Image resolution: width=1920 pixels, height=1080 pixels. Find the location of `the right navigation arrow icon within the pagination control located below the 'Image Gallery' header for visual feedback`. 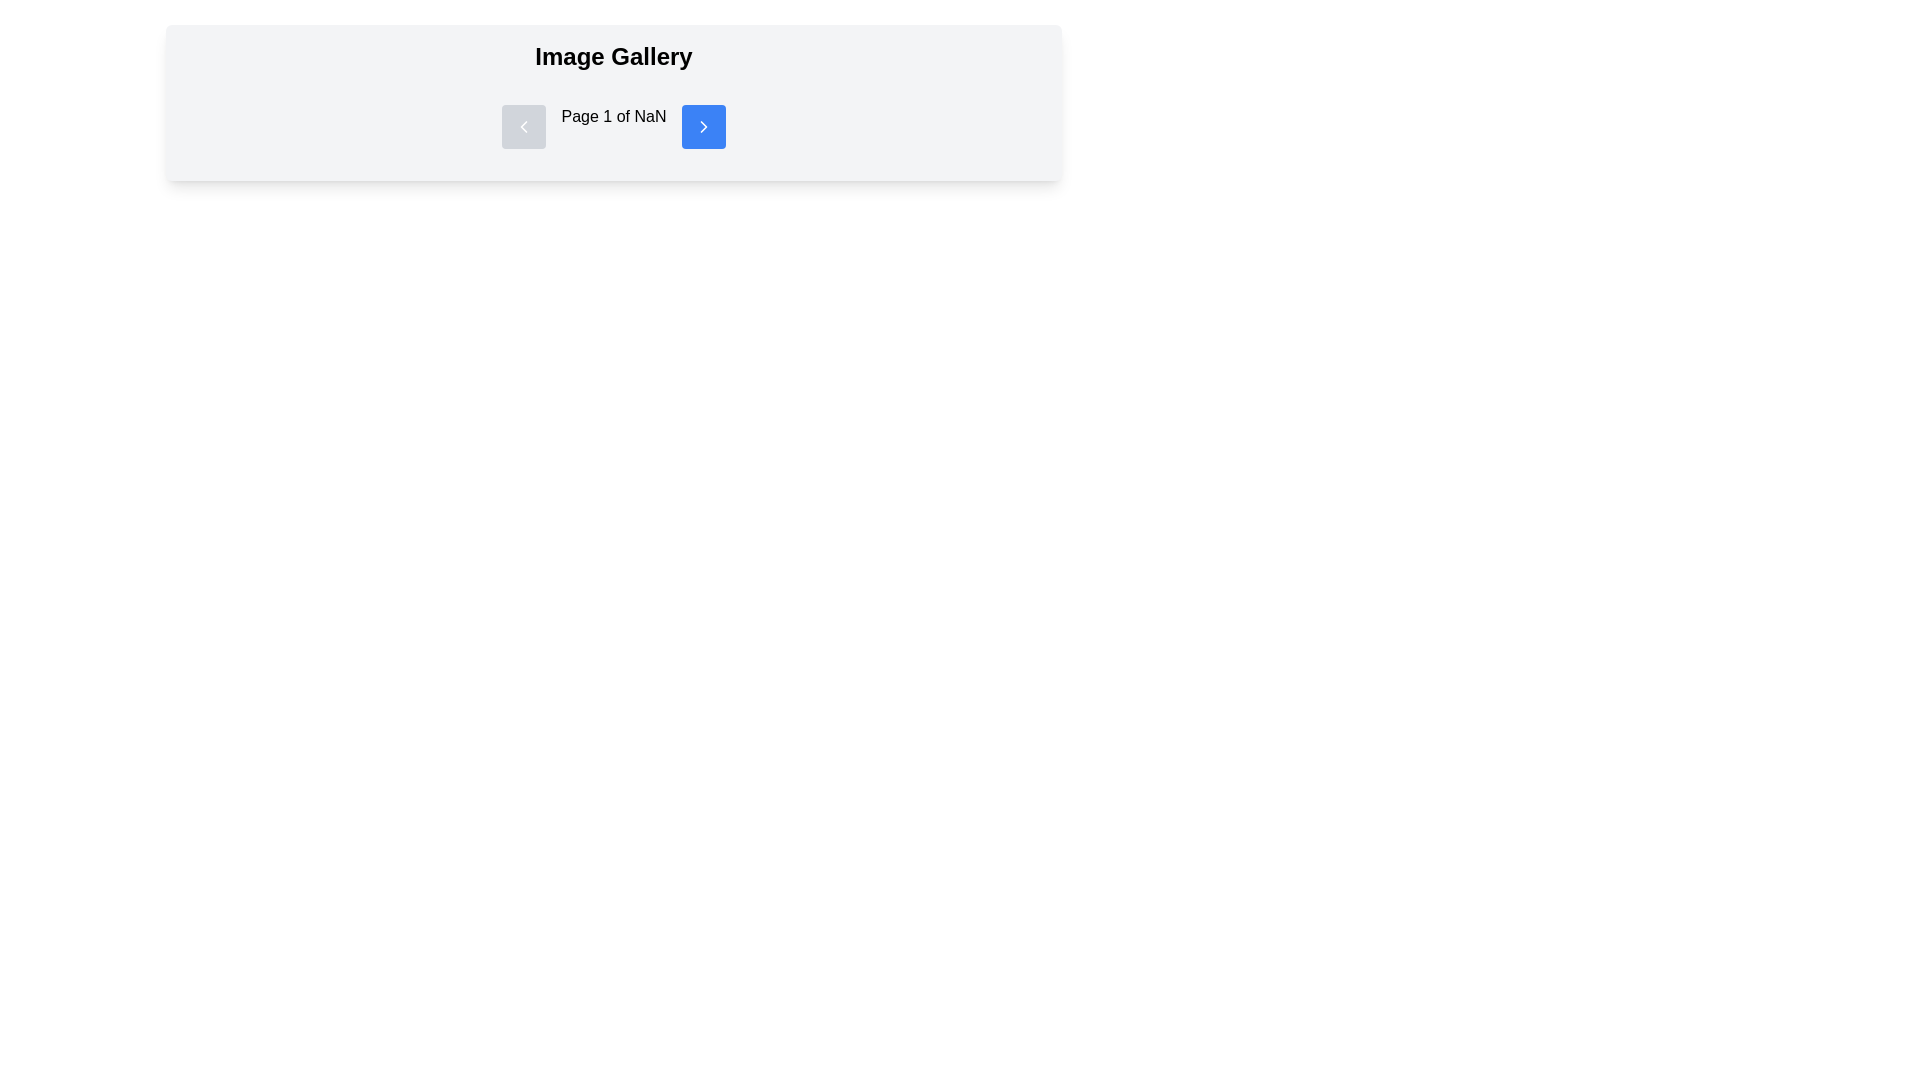

the right navigation arrow icon within the pagination control located below the 'Image Gallery' header for visual feedback is located at coordinates (704, 127).